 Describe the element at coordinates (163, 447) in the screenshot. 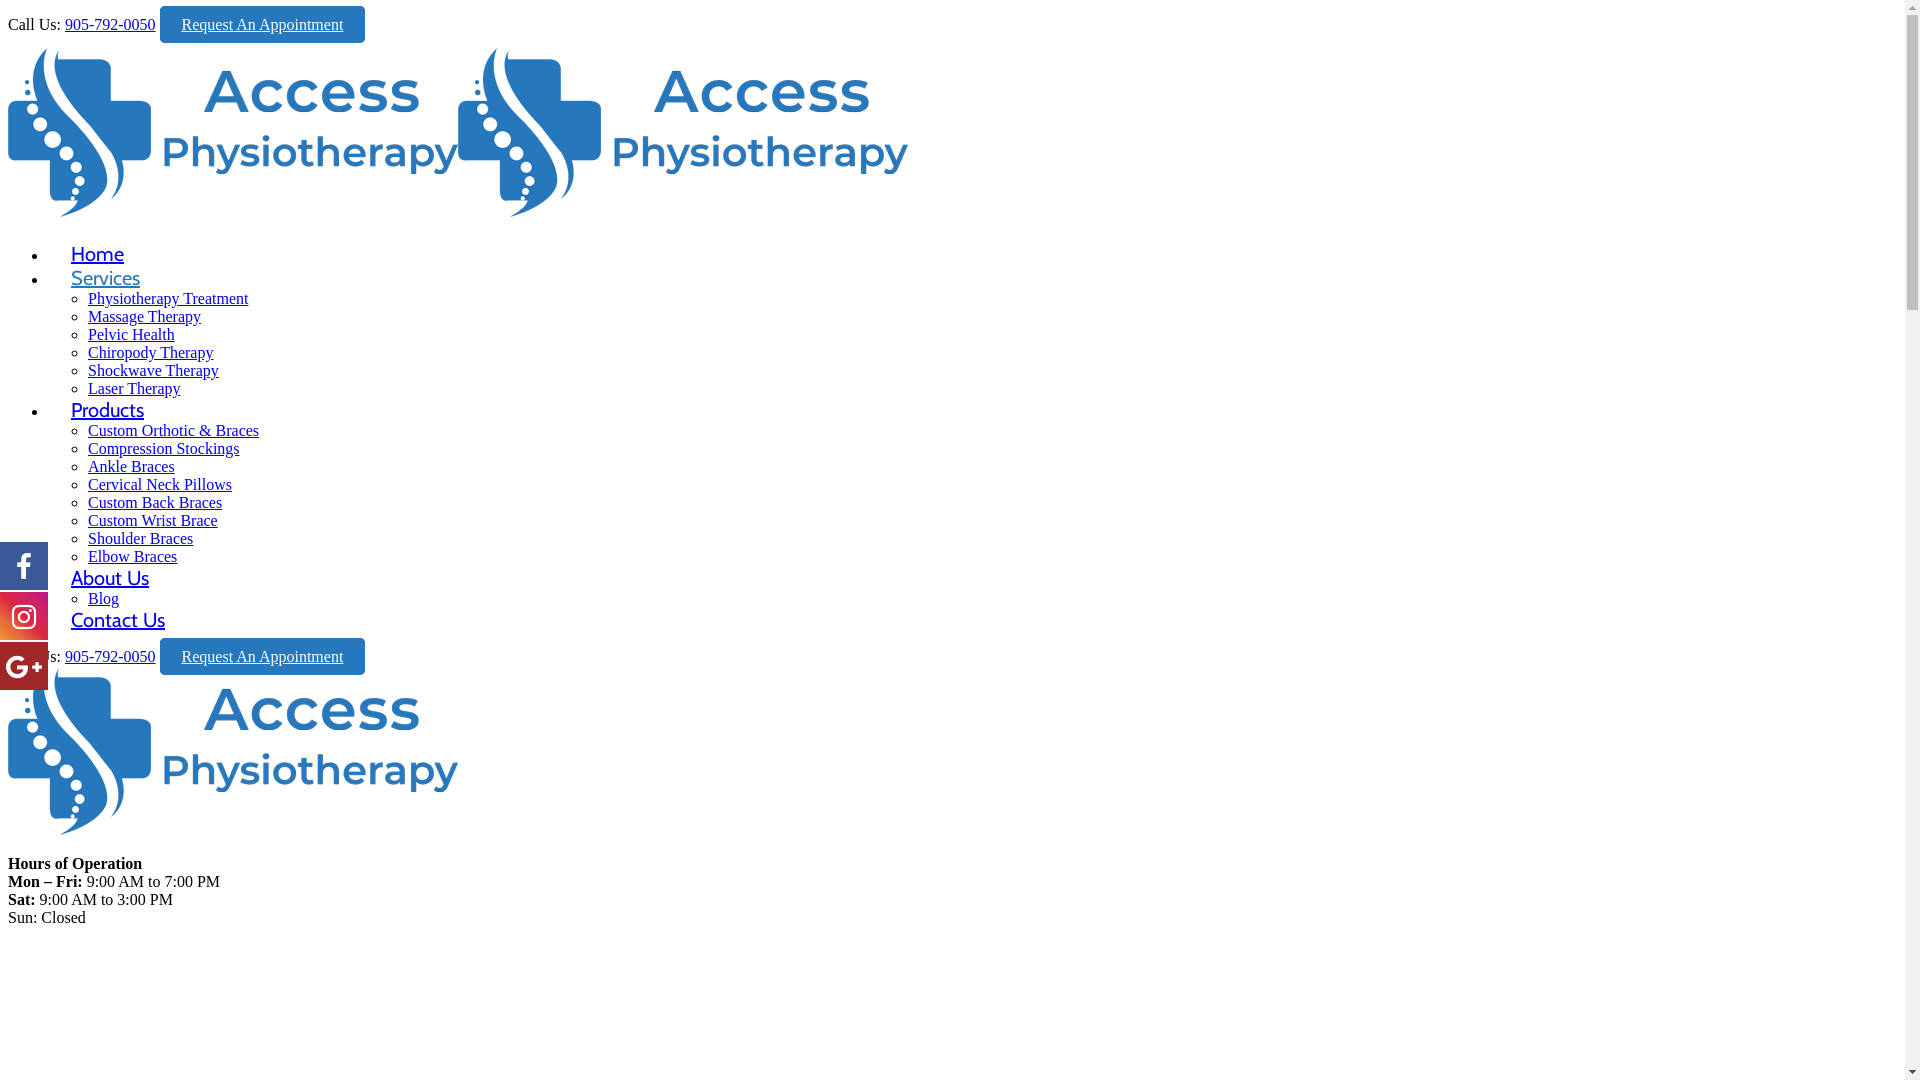

I see `'Compression Stockings'` at that location.